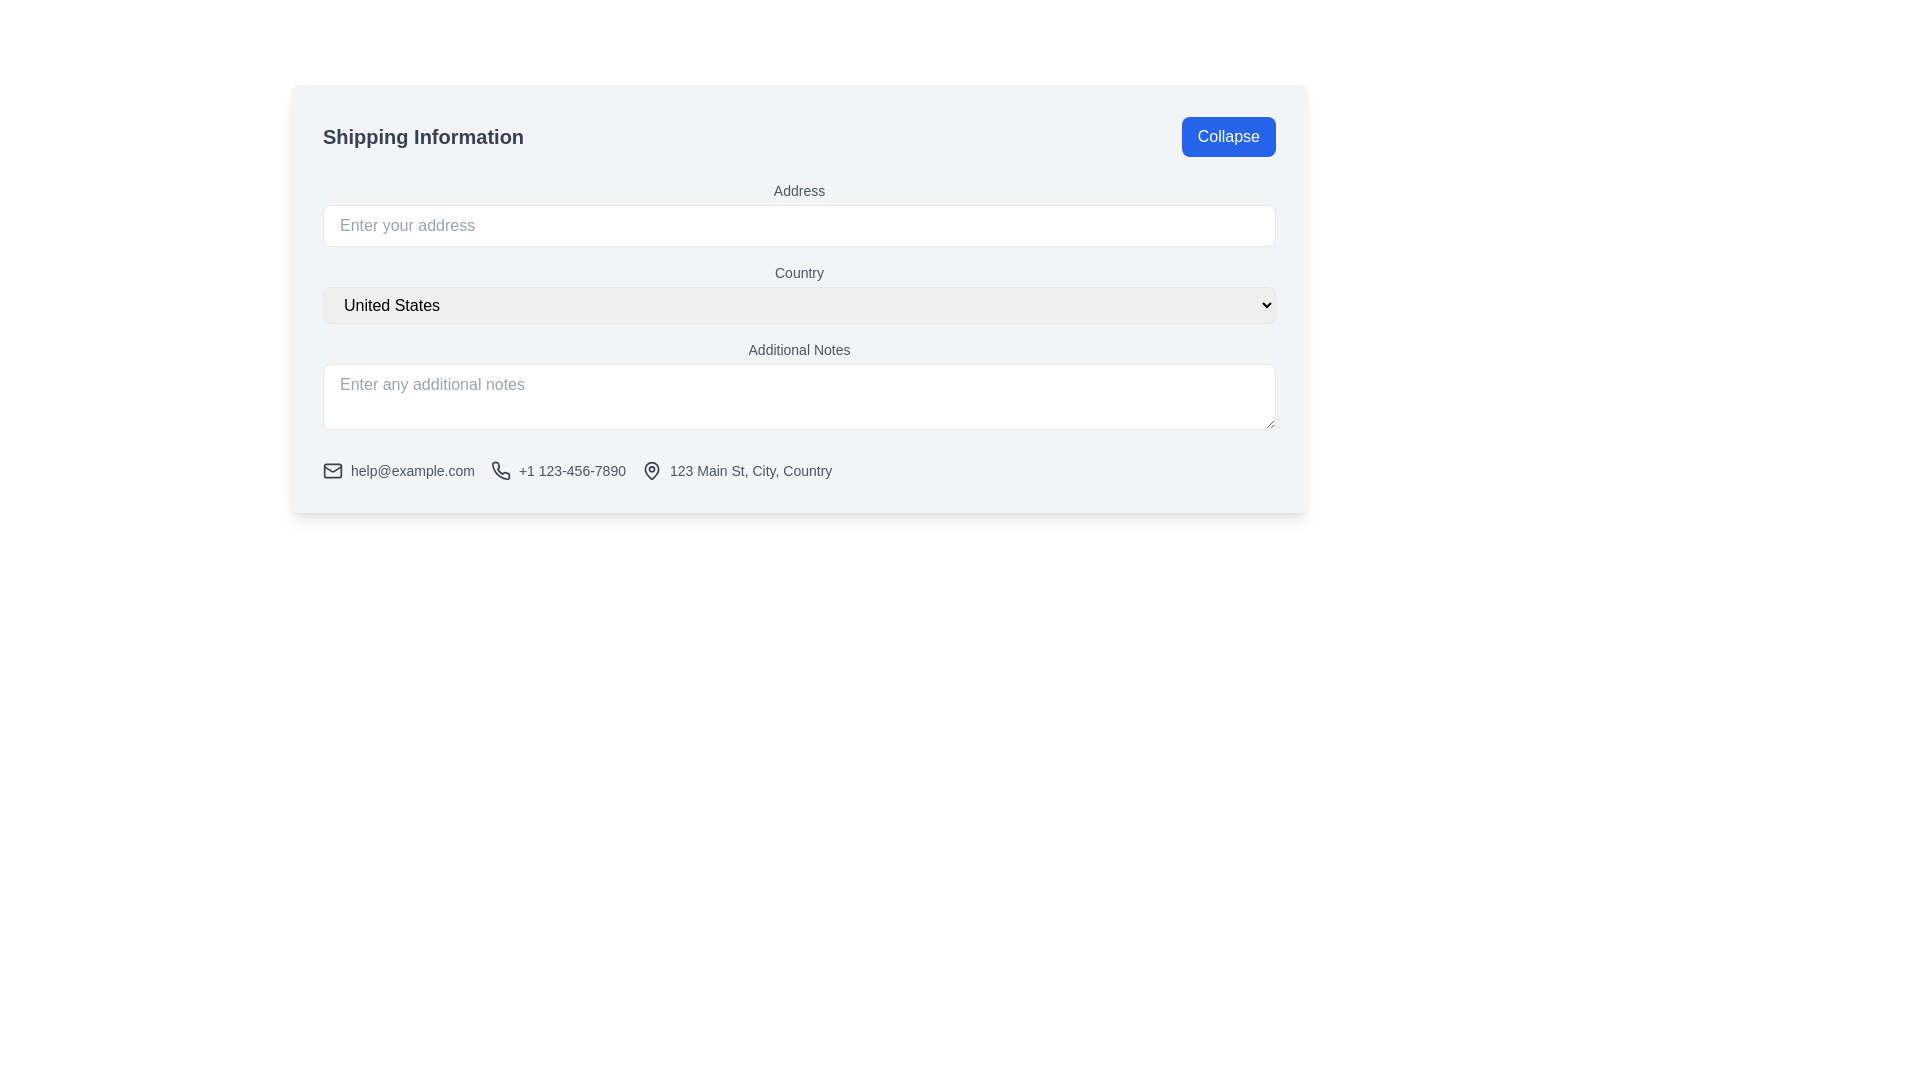 The width and height of the screenshot is (1920, 1080). What do you see at coordinates (558, 470) in the screenshot?
I see `the static informational text element displaying the phone icon and the text '+1 123-456-7890', located in the middle of three horizontally aligned elements at the bottom of the contact information section` at bounding box center [558, 470].